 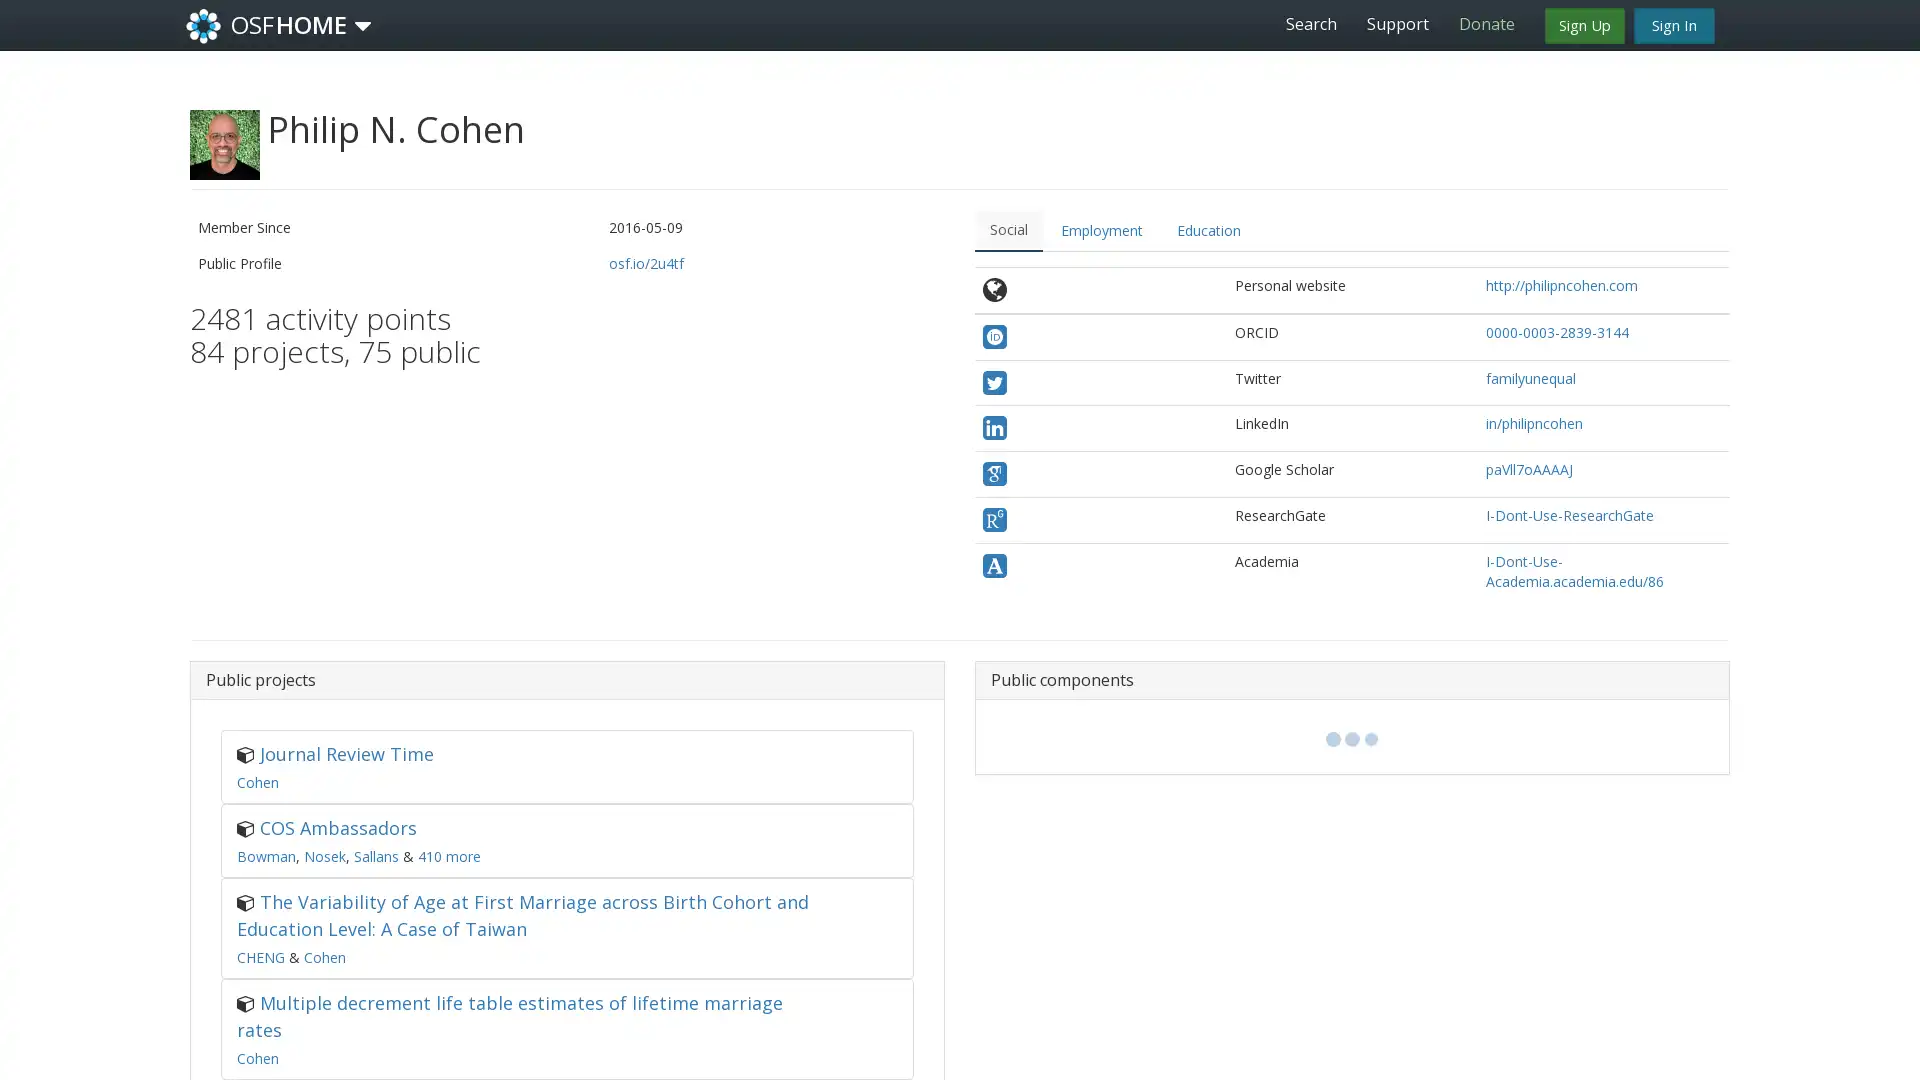 I want to click on Toggle primary navigation, so click(x=363, y=26).